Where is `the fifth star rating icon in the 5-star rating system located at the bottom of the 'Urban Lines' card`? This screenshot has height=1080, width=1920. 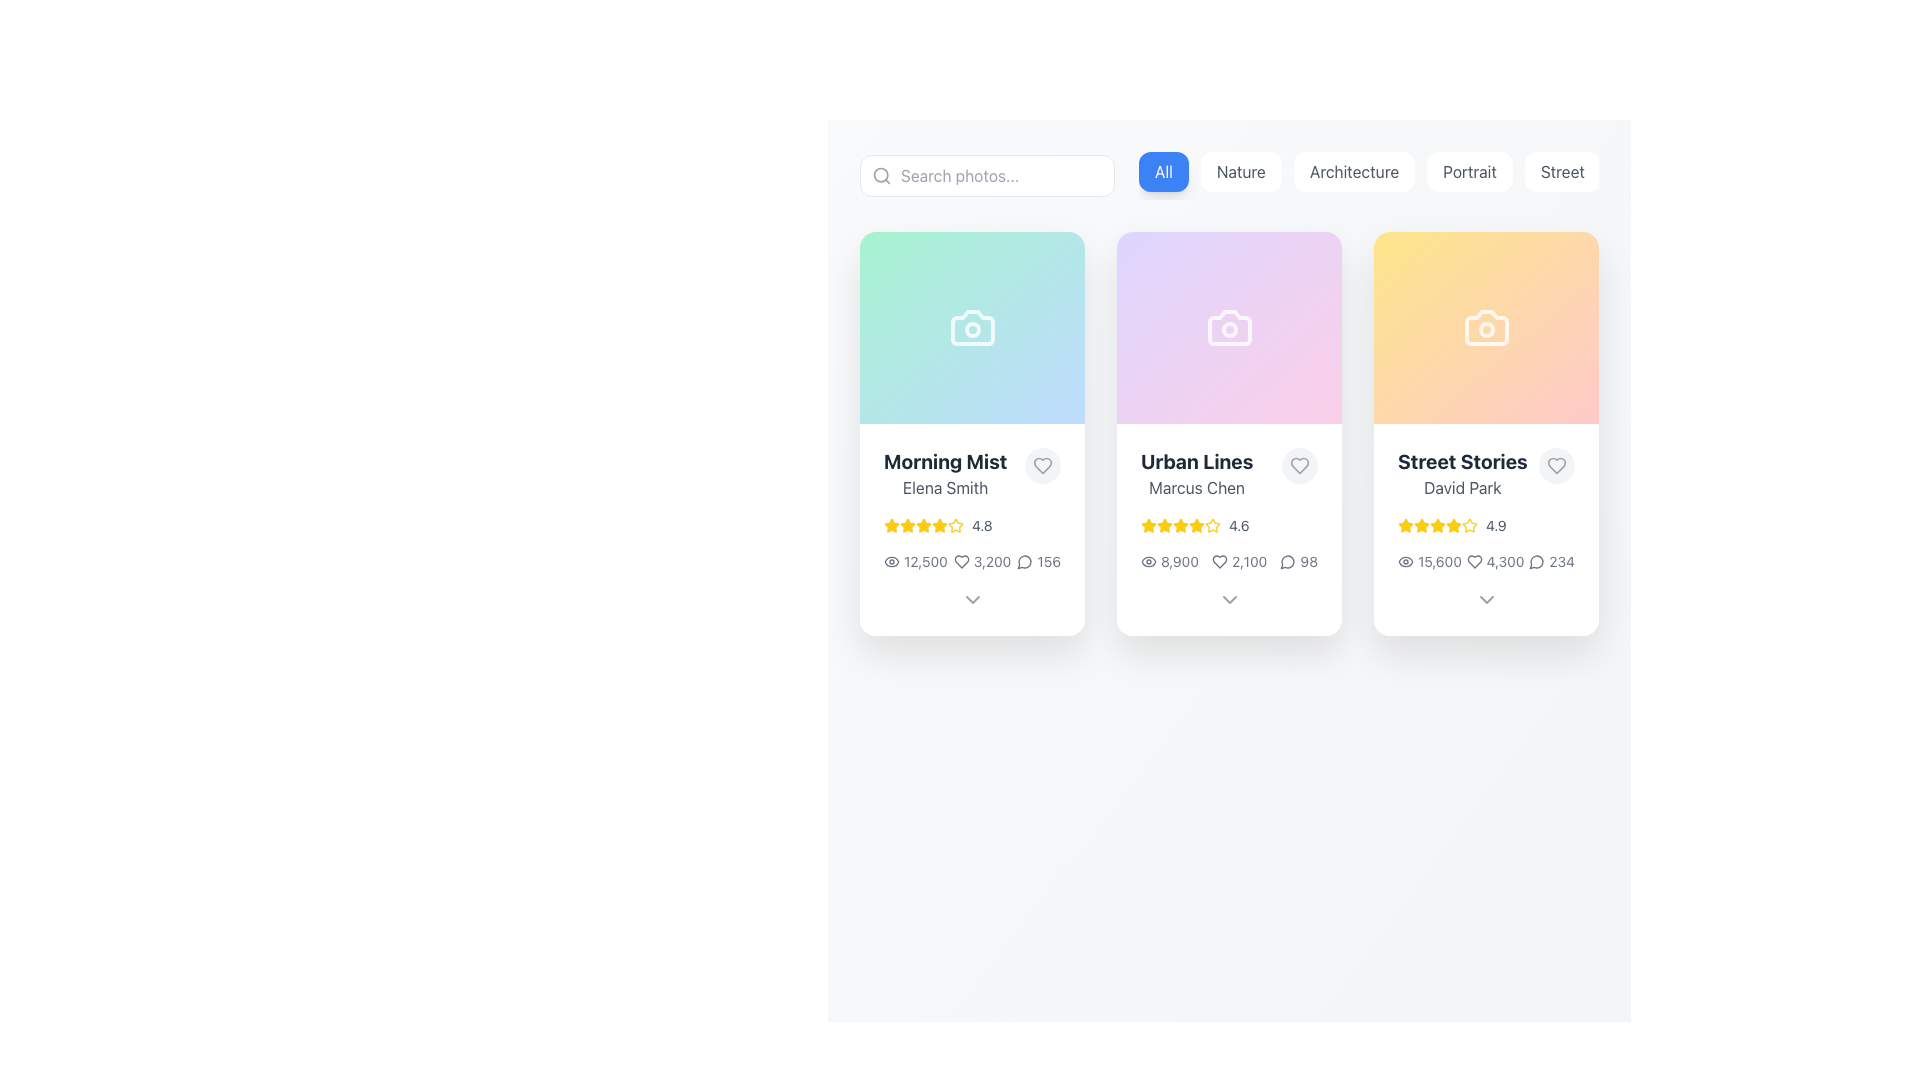 the fifth star rating icon in the 5-star rating system located at the bottom of the 'Urban Lines' card is located at coordinates (1196, 524).